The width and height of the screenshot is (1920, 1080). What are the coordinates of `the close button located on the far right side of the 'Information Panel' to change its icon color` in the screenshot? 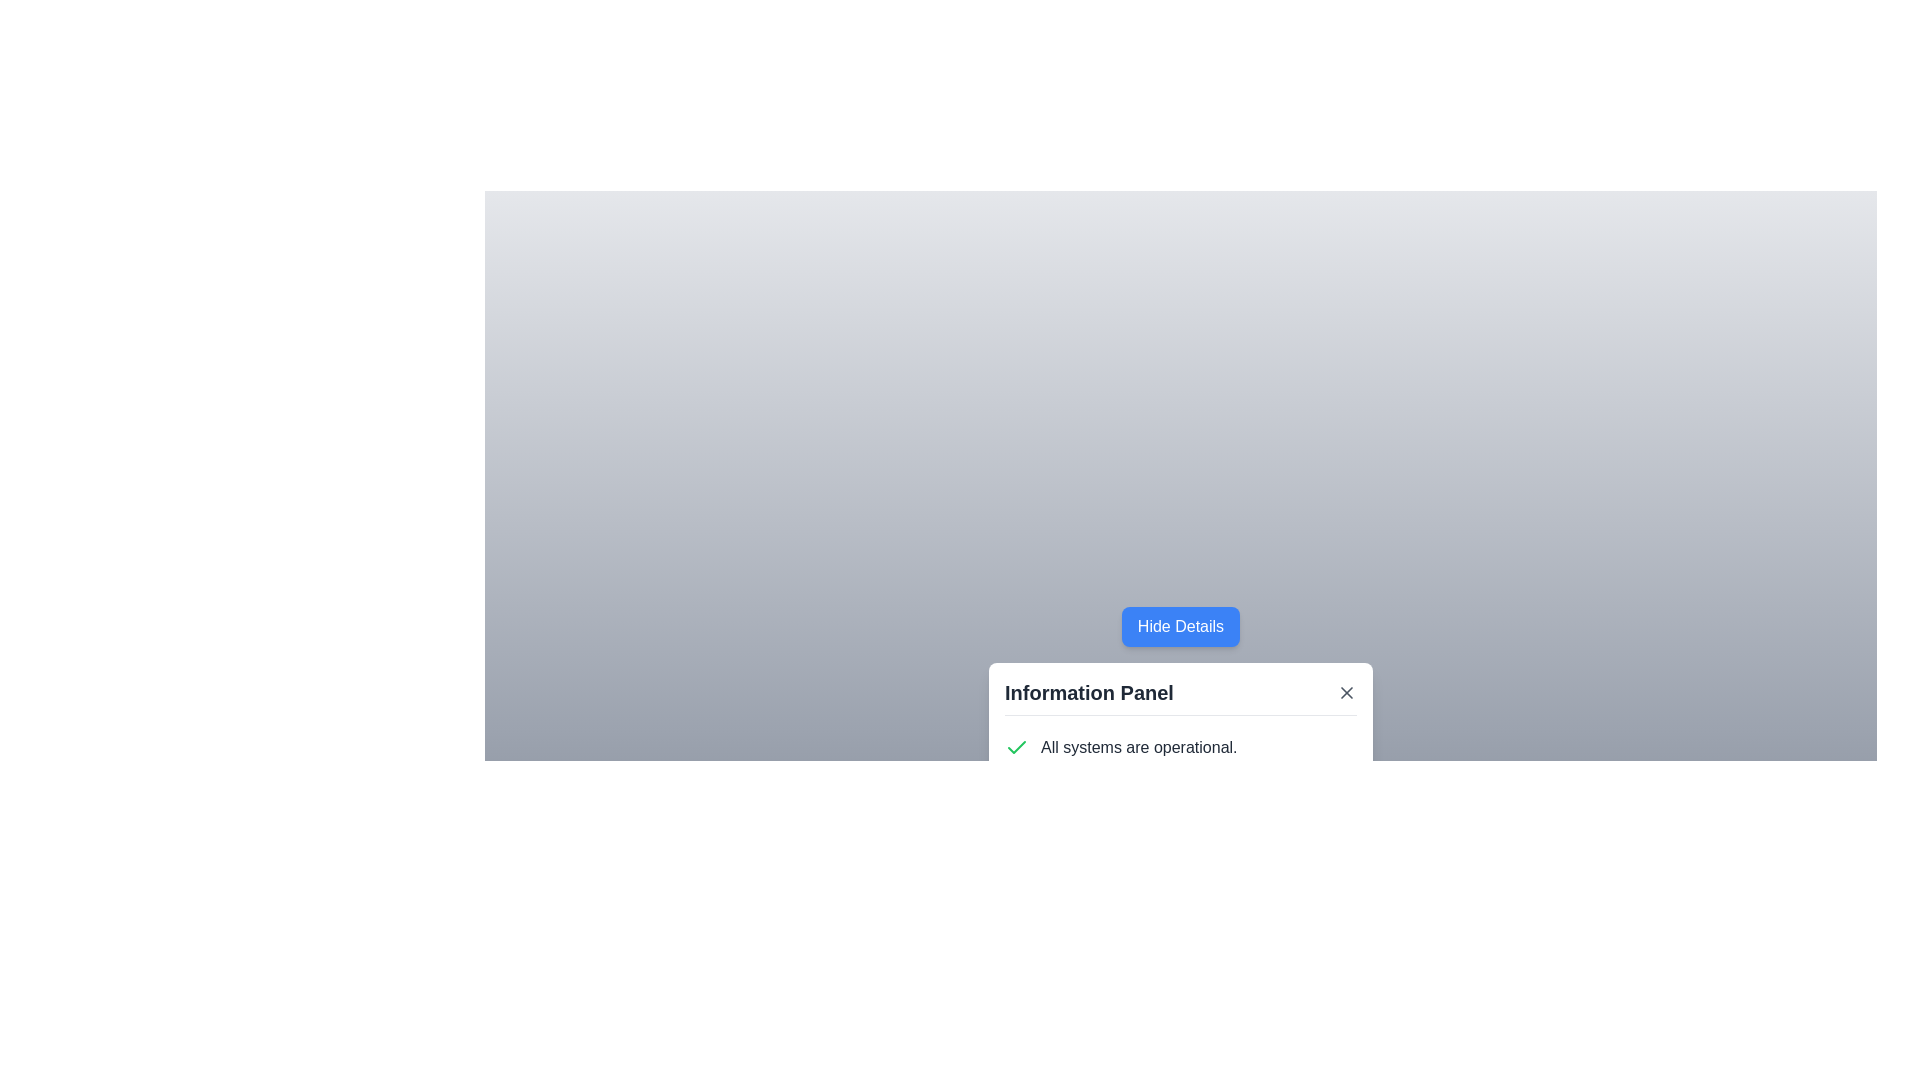 It's located at (1347, 690).